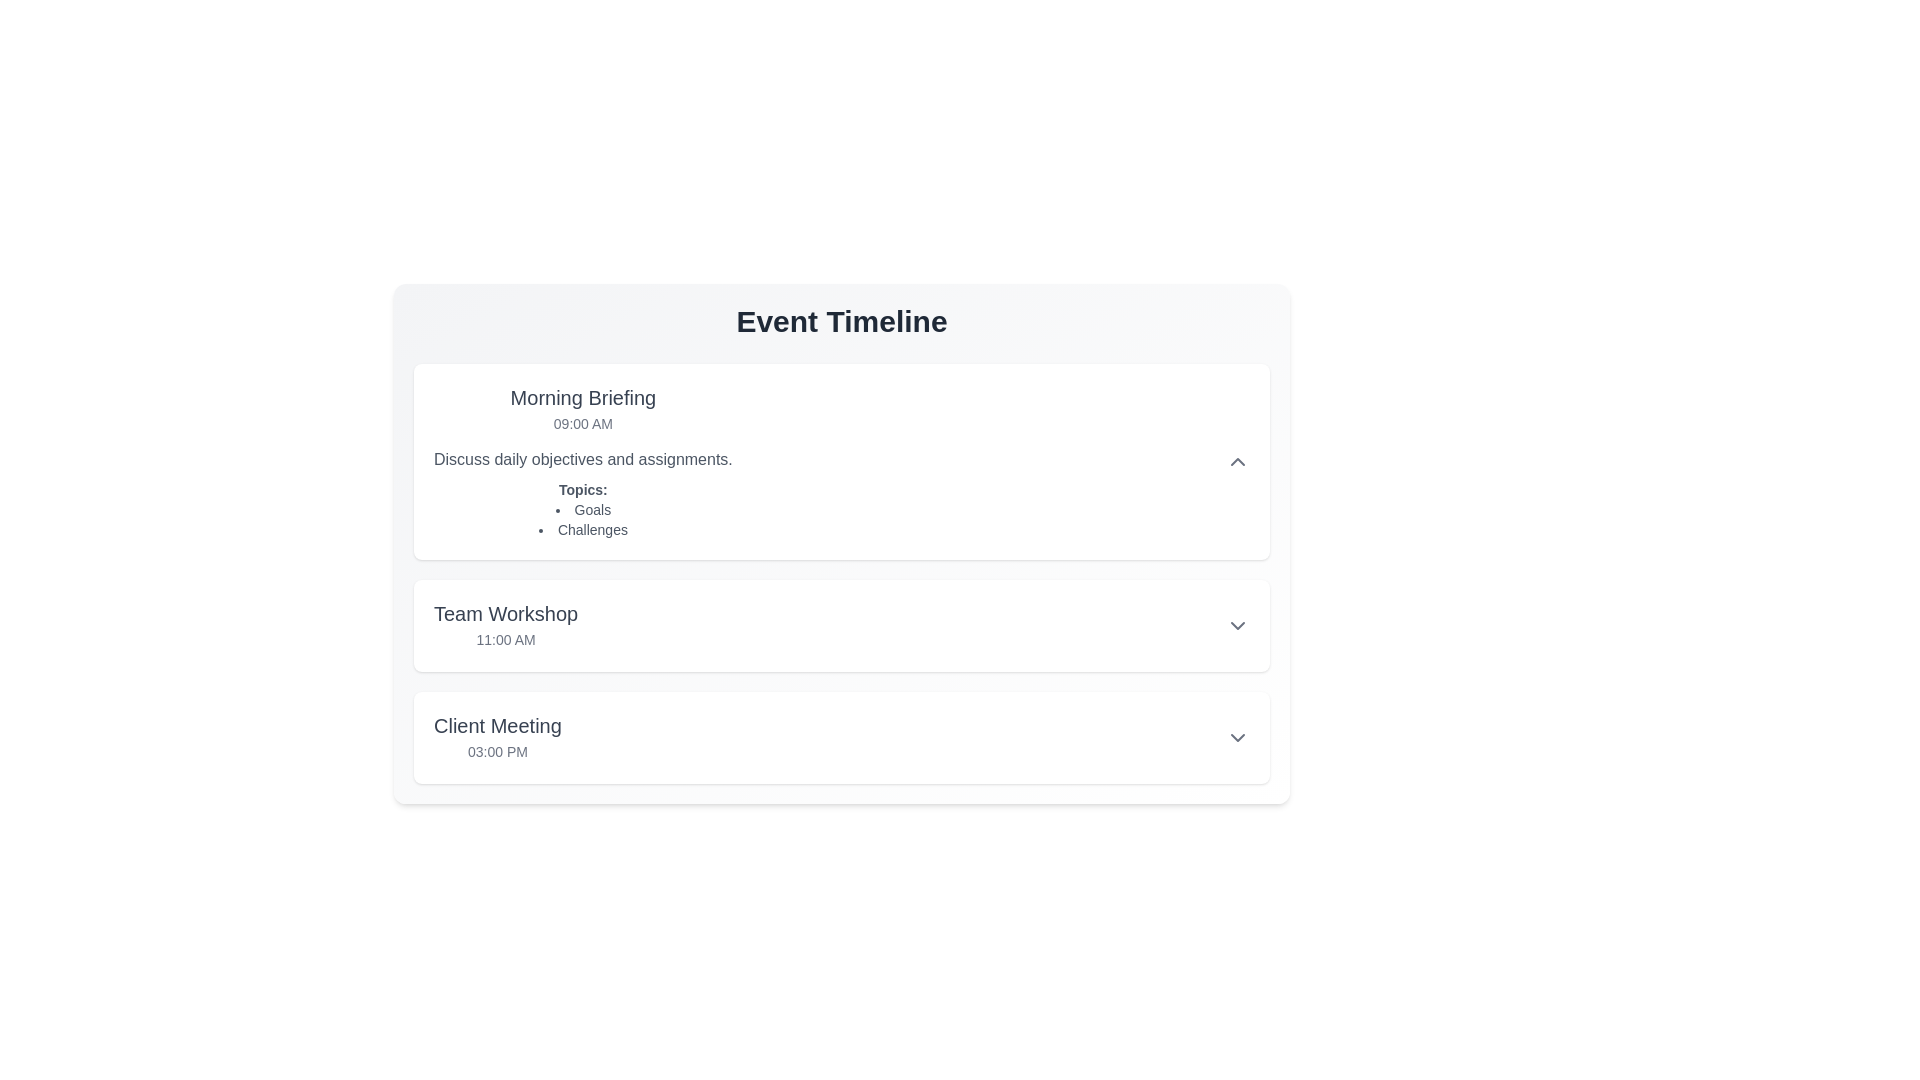  What do you see at coordinates (582, 397) in the screenshot?
I see `the 'Morning Briefing' heading element using keyboard navigation` at bounding box center [582, 397].